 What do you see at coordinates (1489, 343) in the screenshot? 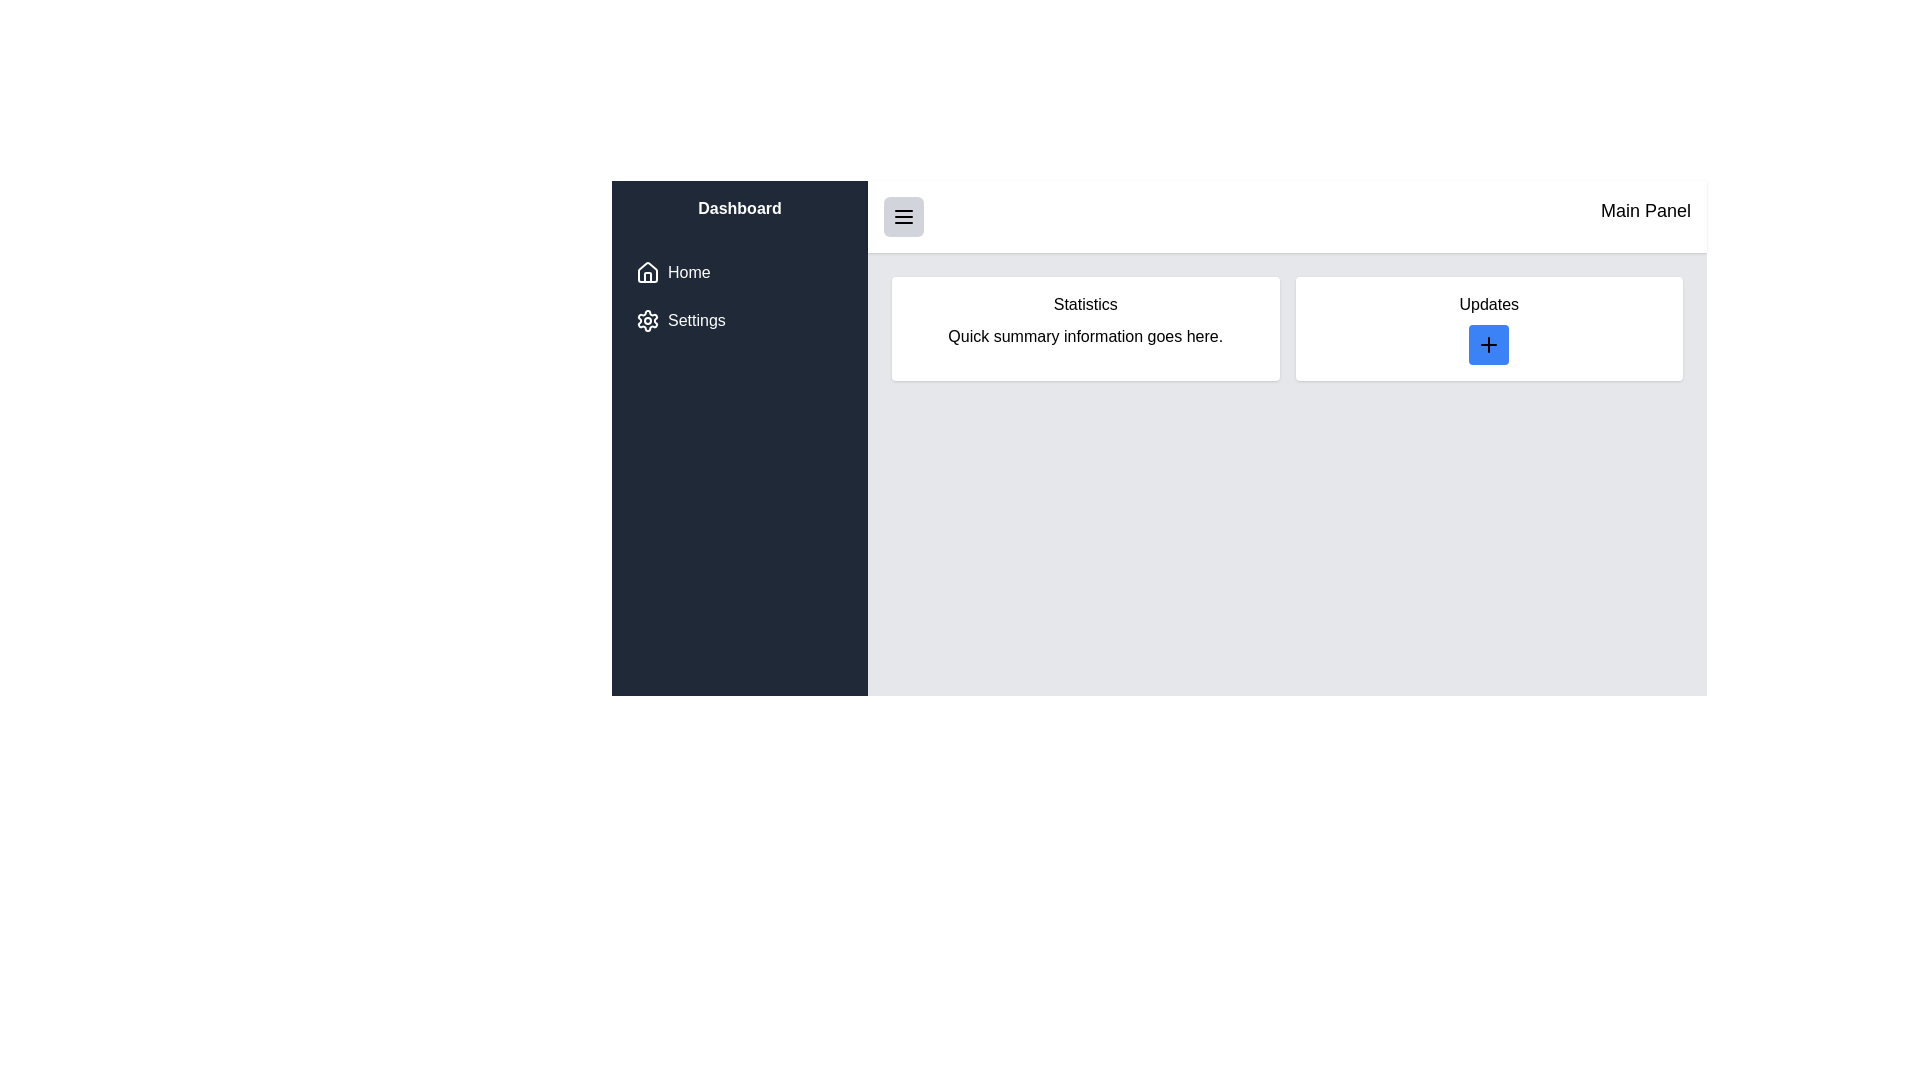
I see `the plus icon button located in the upper-right corner of the 'Updates' card` at bounding box center [1489, 343].